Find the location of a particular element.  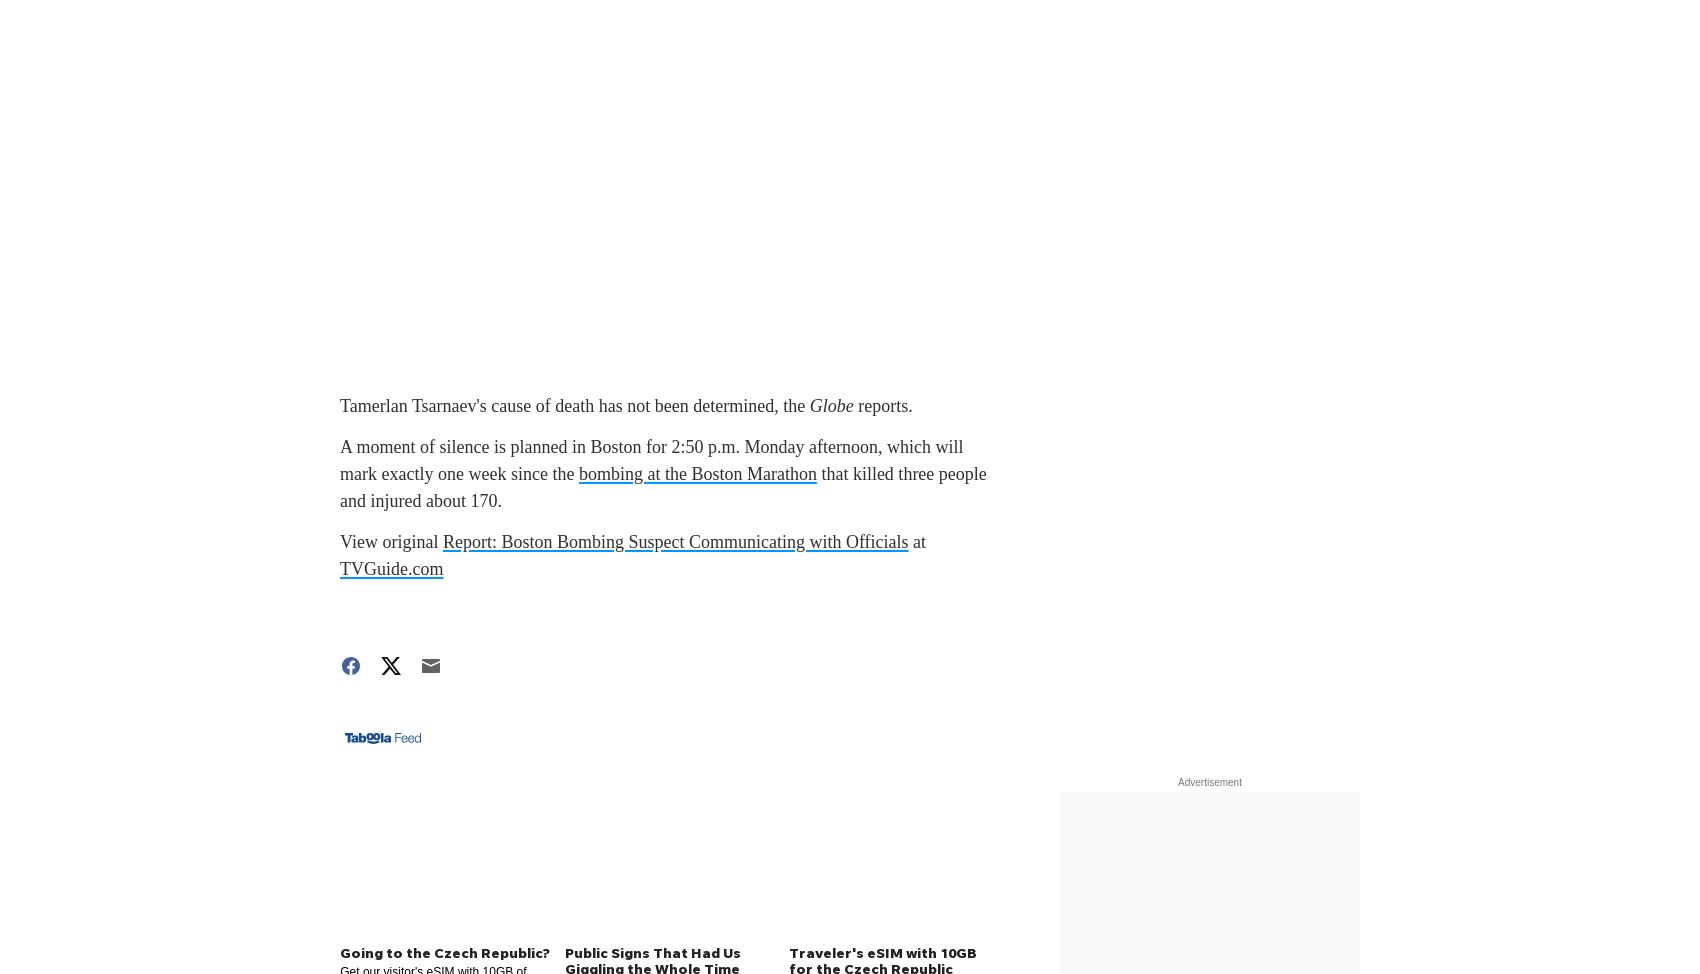

'A moment of silence is planned in Boston for 2:50 p.m. Monday afternoon, which will mark exactly one week since the' is located at coordinates (651, 459).